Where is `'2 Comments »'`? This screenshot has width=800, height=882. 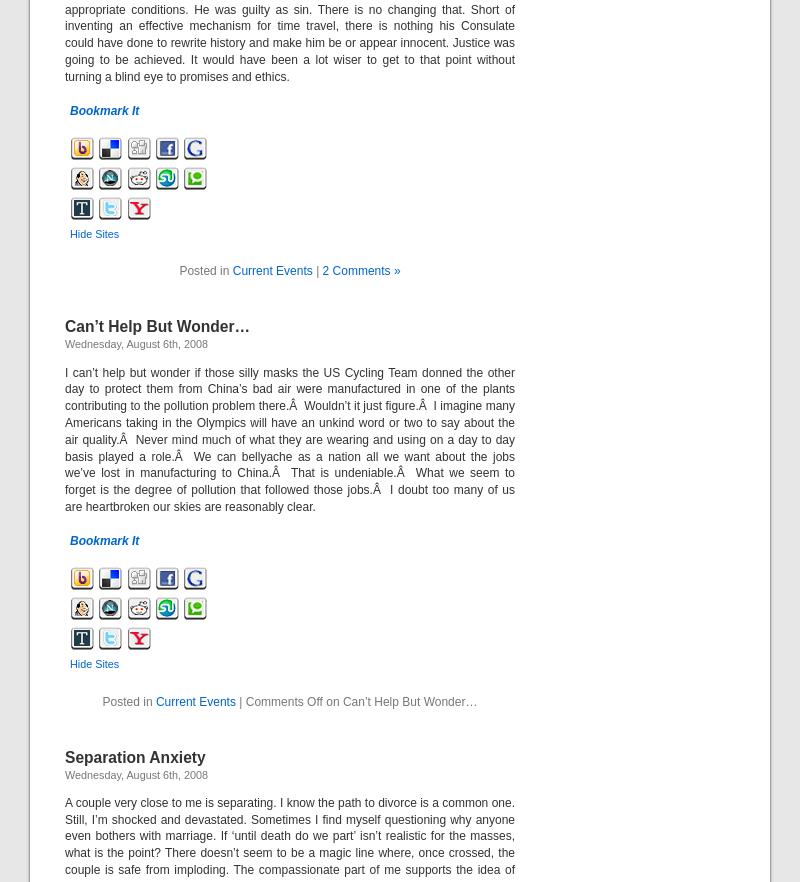 '2 Comments »' is located at coordinates (321, 271).